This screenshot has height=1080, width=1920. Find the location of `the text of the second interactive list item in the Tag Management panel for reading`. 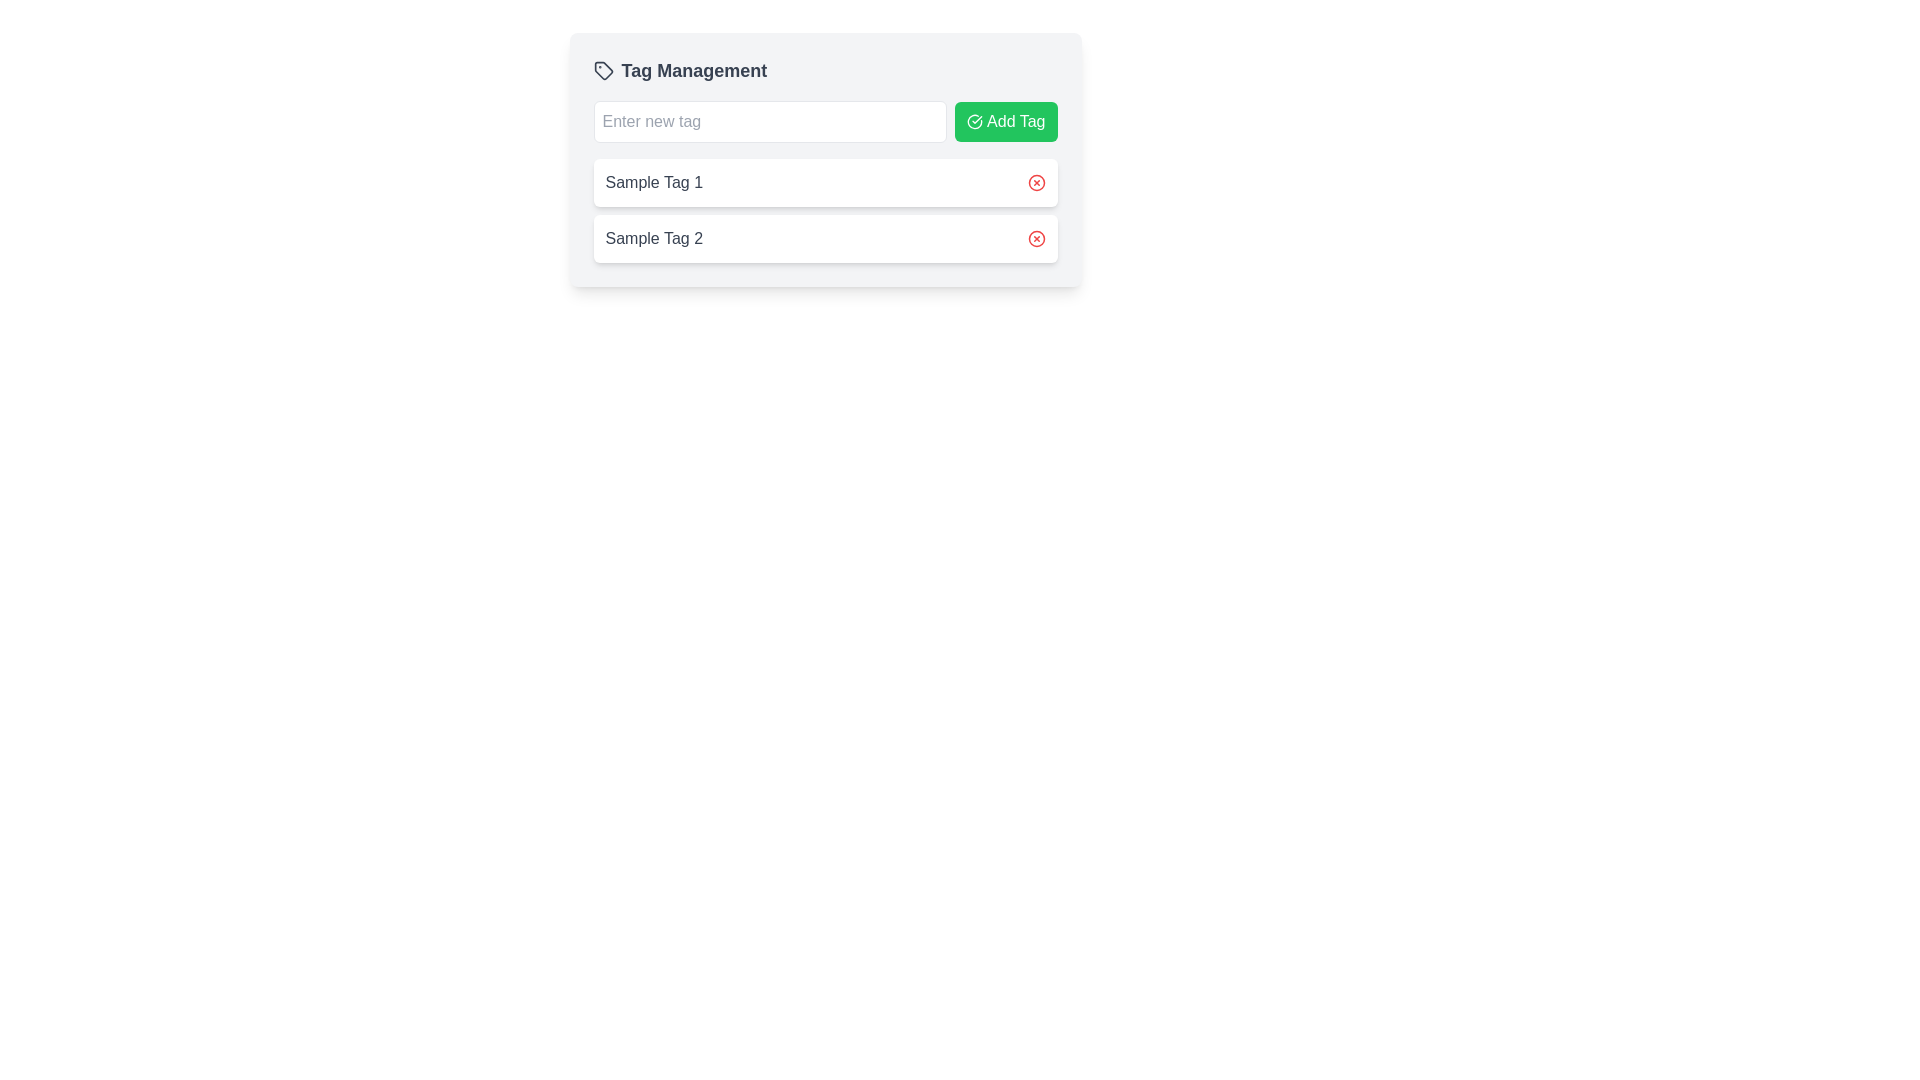

the text of the second interactive list item in the Tag Management panel for reading is located at coordinates (825, 238).